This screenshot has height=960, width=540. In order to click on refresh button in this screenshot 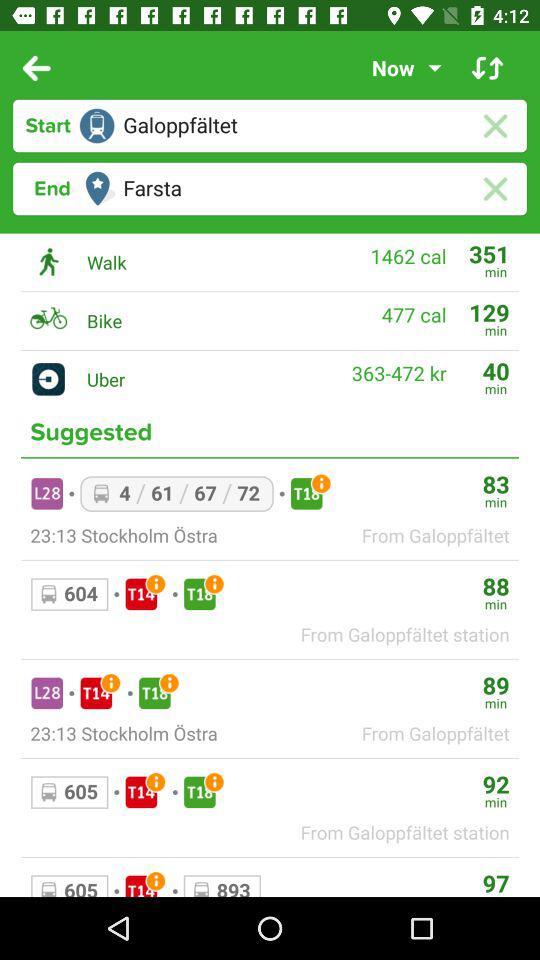, I will do `click(486, 68)`.